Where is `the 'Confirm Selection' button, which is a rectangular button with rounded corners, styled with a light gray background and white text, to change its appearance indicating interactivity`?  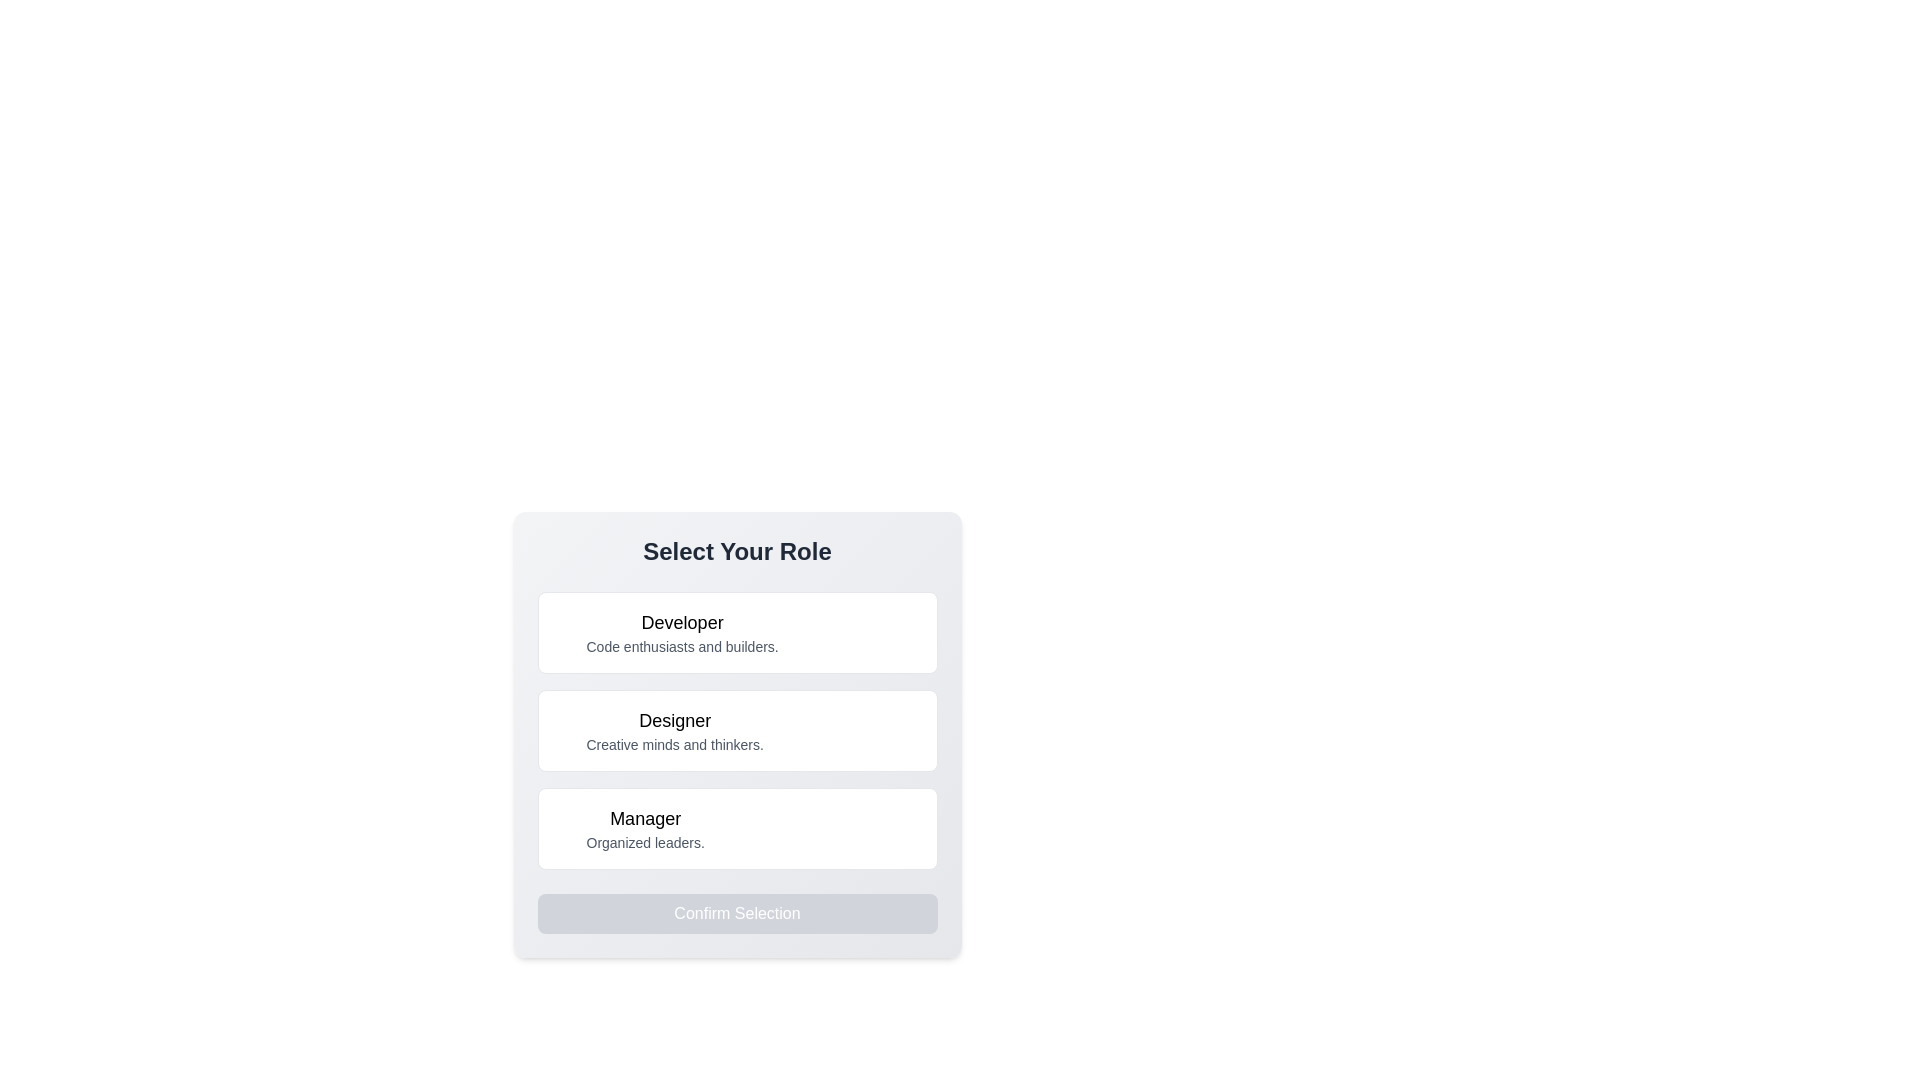
the 'Confirm Selection' button, which is a rectangular button with rounded corners, styled with a light gray background and white text, to change its appearance indicating interactivity is located at coordinates (736, 914).